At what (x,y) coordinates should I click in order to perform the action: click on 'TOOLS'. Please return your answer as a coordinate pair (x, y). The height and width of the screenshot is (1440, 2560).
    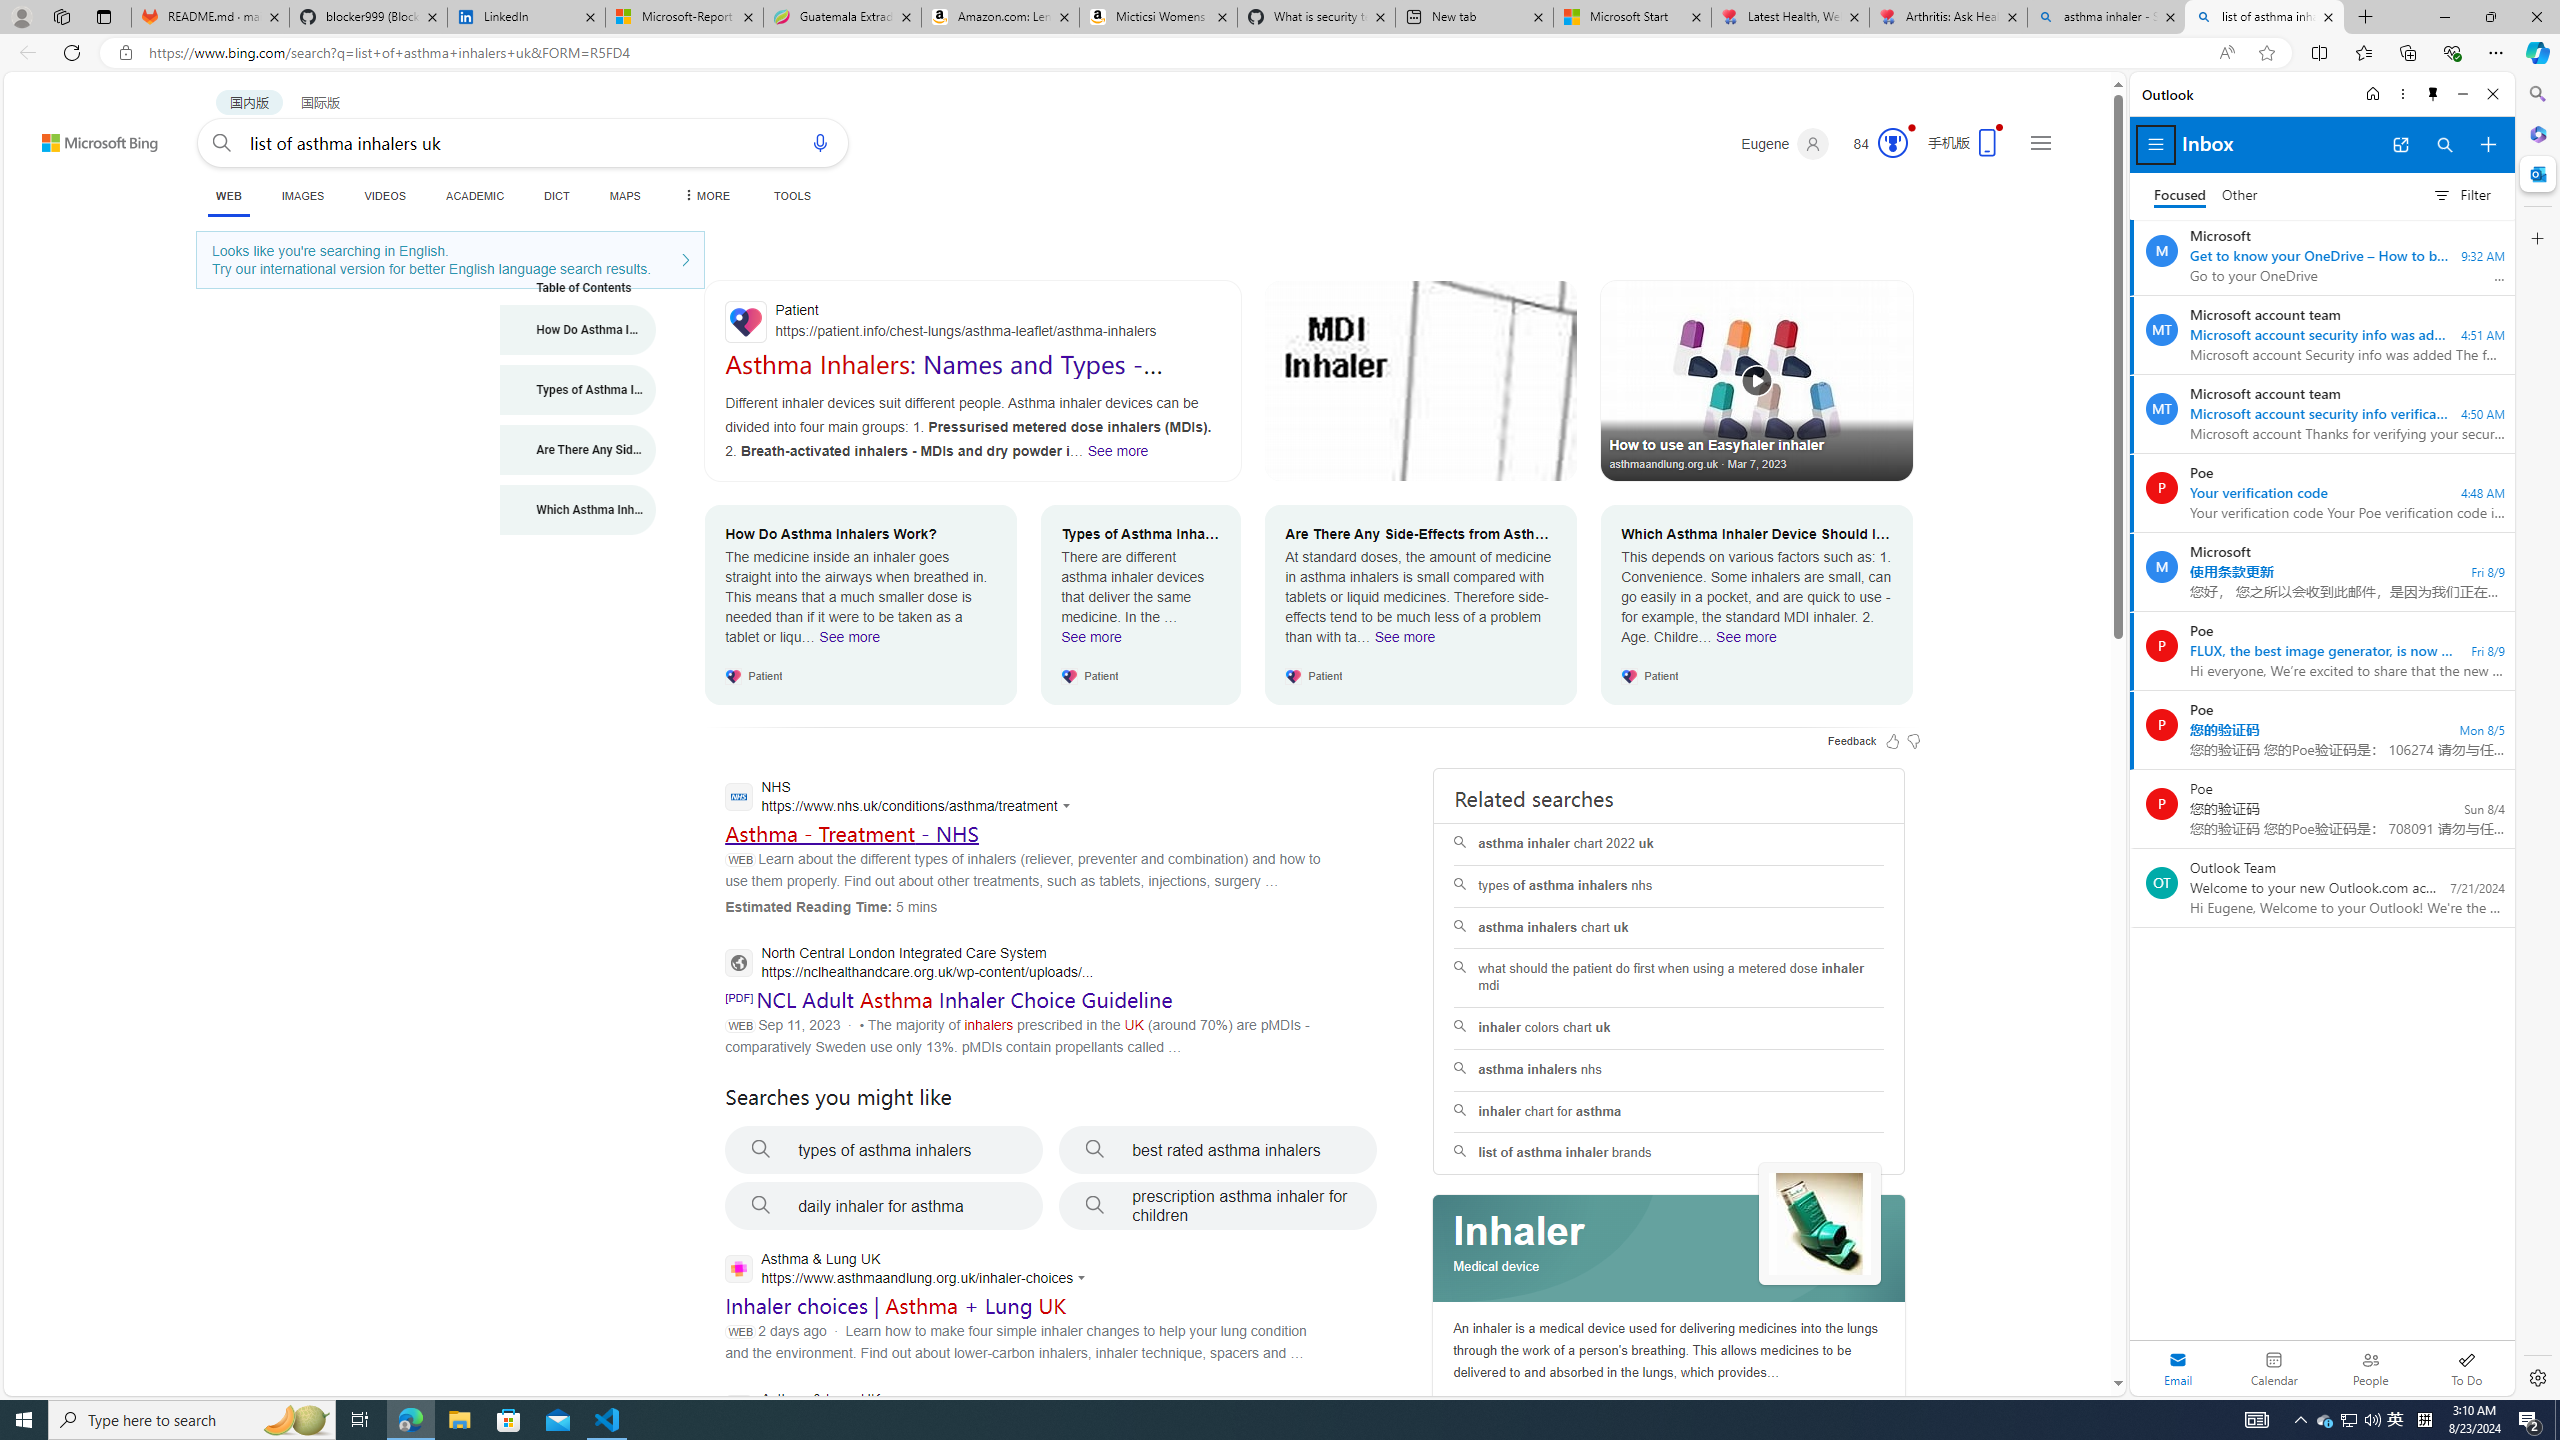
    Looking at the image, I should click on (791, 195).